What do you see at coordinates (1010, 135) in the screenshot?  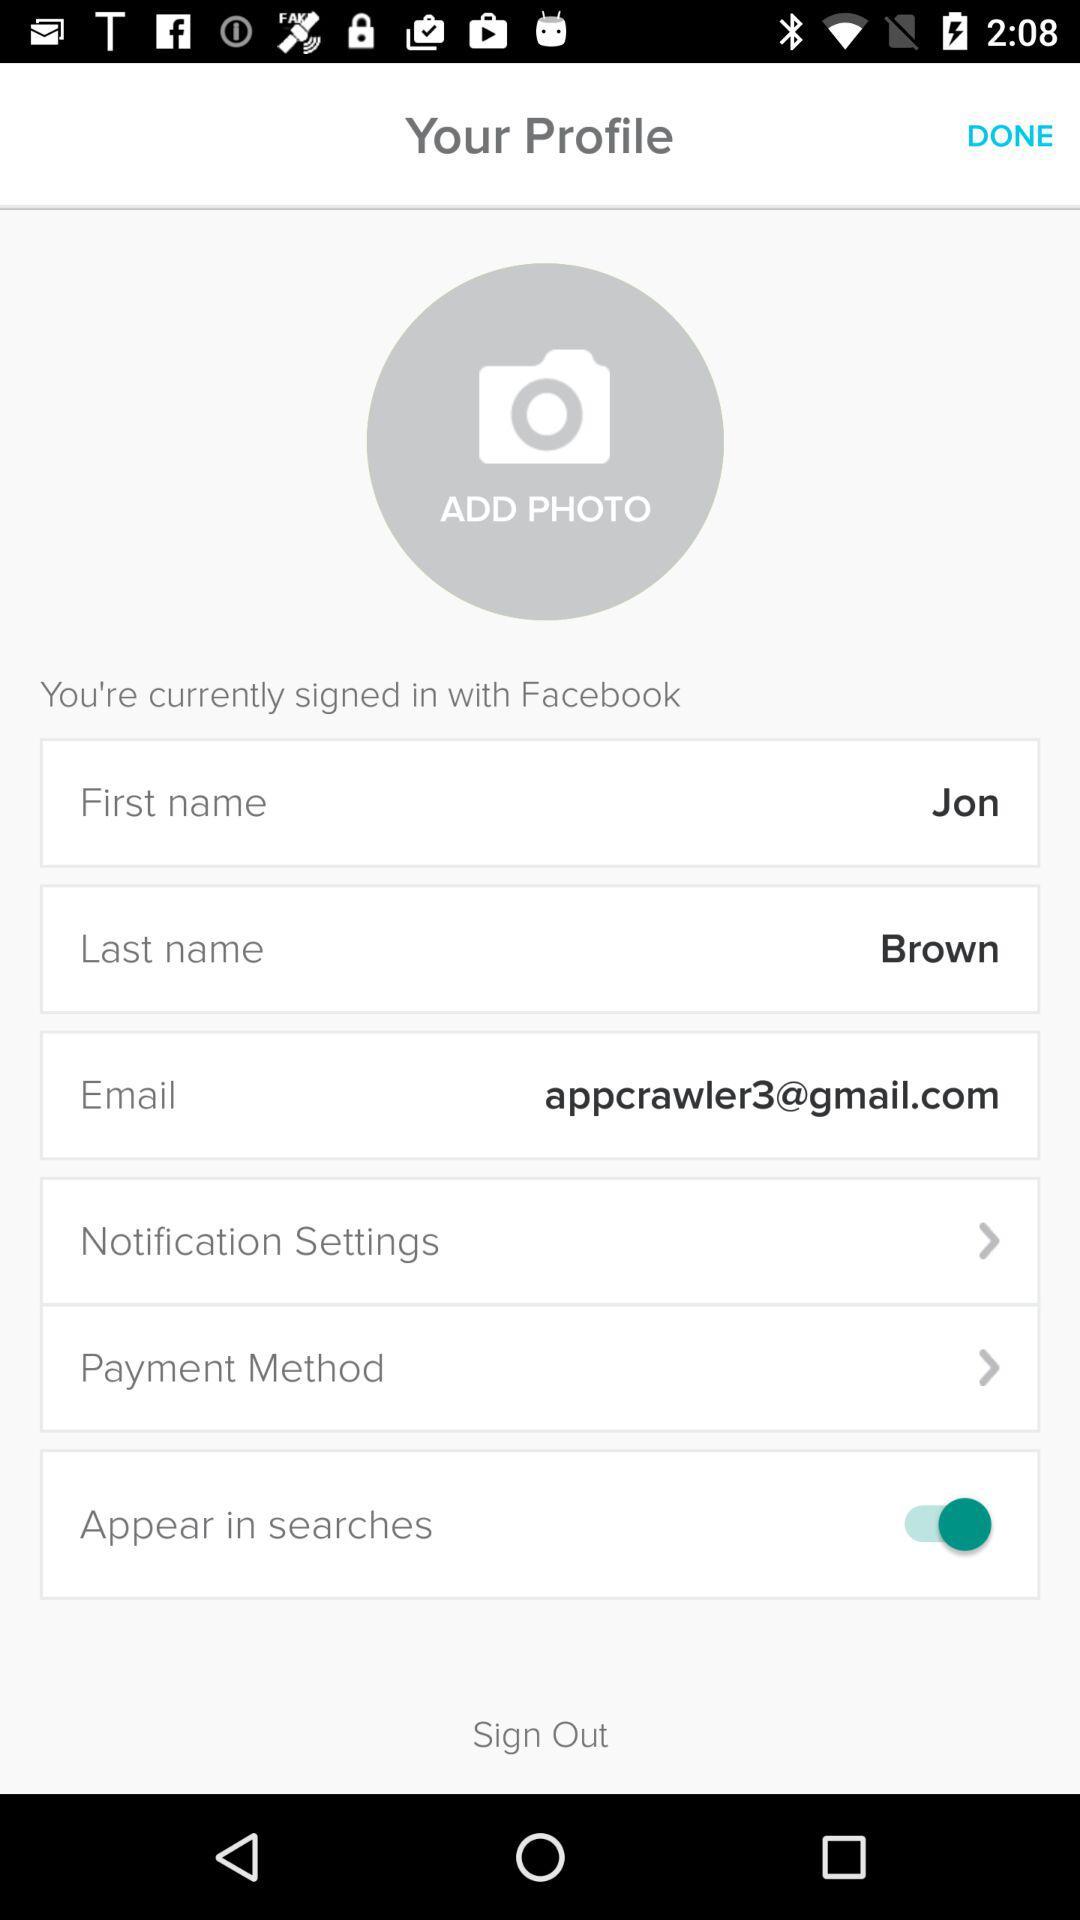 I see `the icon next to the your profile item` at bounding box center [1010, 135].